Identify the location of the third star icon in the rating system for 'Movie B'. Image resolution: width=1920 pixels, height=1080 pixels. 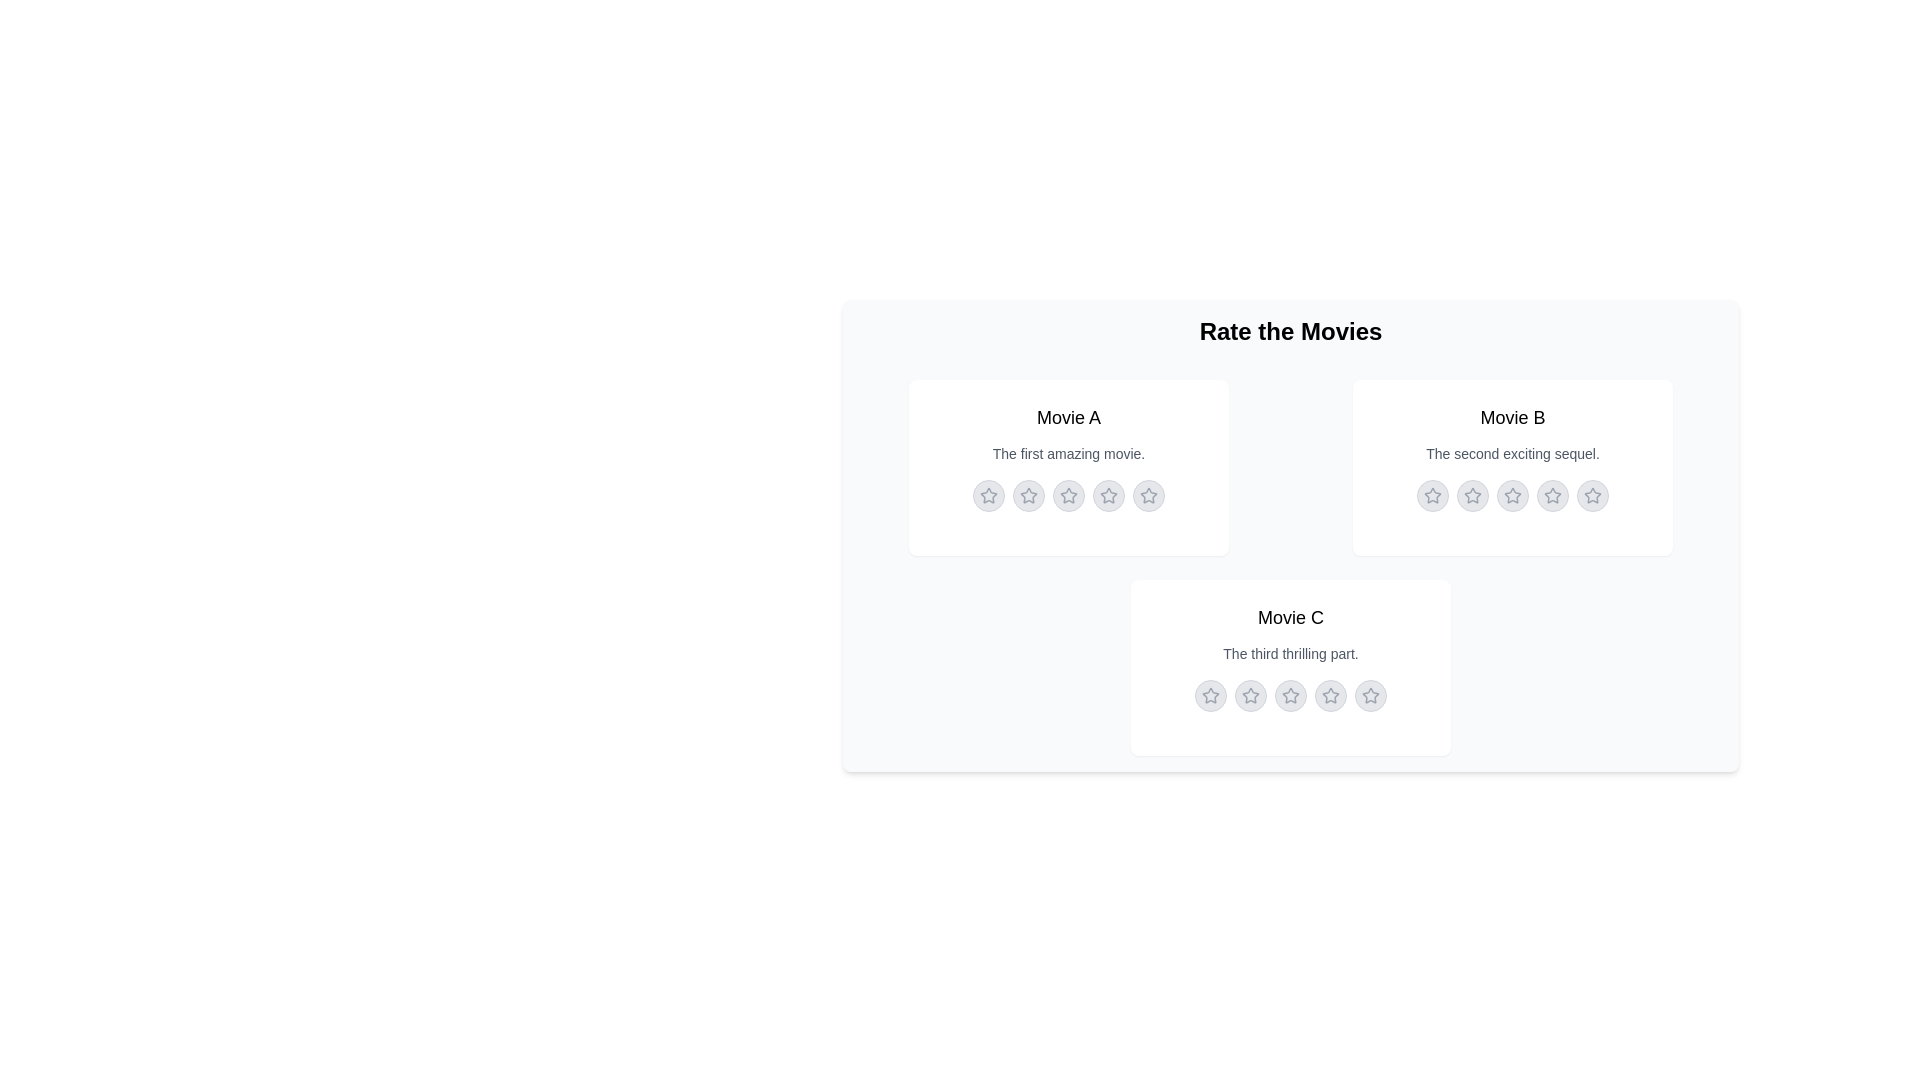
(1512, 495).